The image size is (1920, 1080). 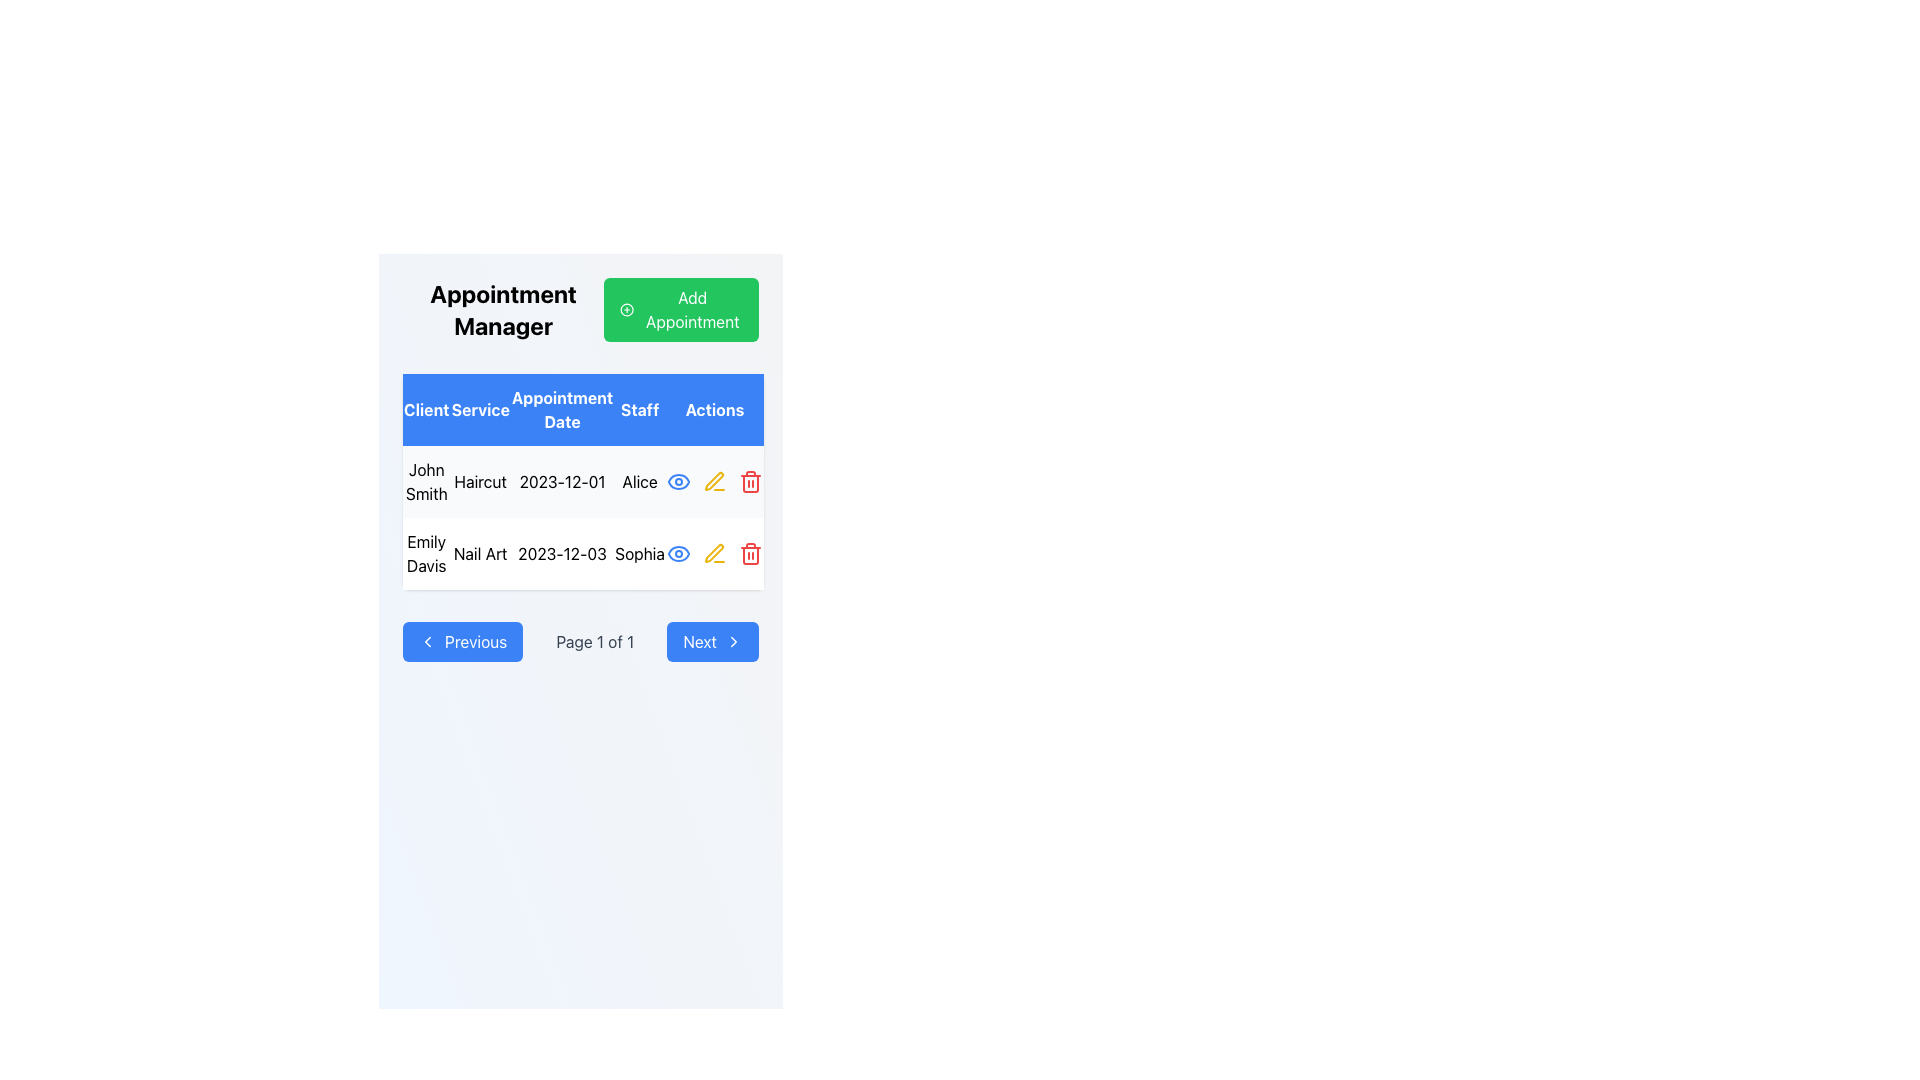 What do you see at coordinates (733, 641) in the screenshot?
I see `the chevron icon located on the right side of the 'Next' button to potentially reveal additional functionality` at bounding box center [733, 641].